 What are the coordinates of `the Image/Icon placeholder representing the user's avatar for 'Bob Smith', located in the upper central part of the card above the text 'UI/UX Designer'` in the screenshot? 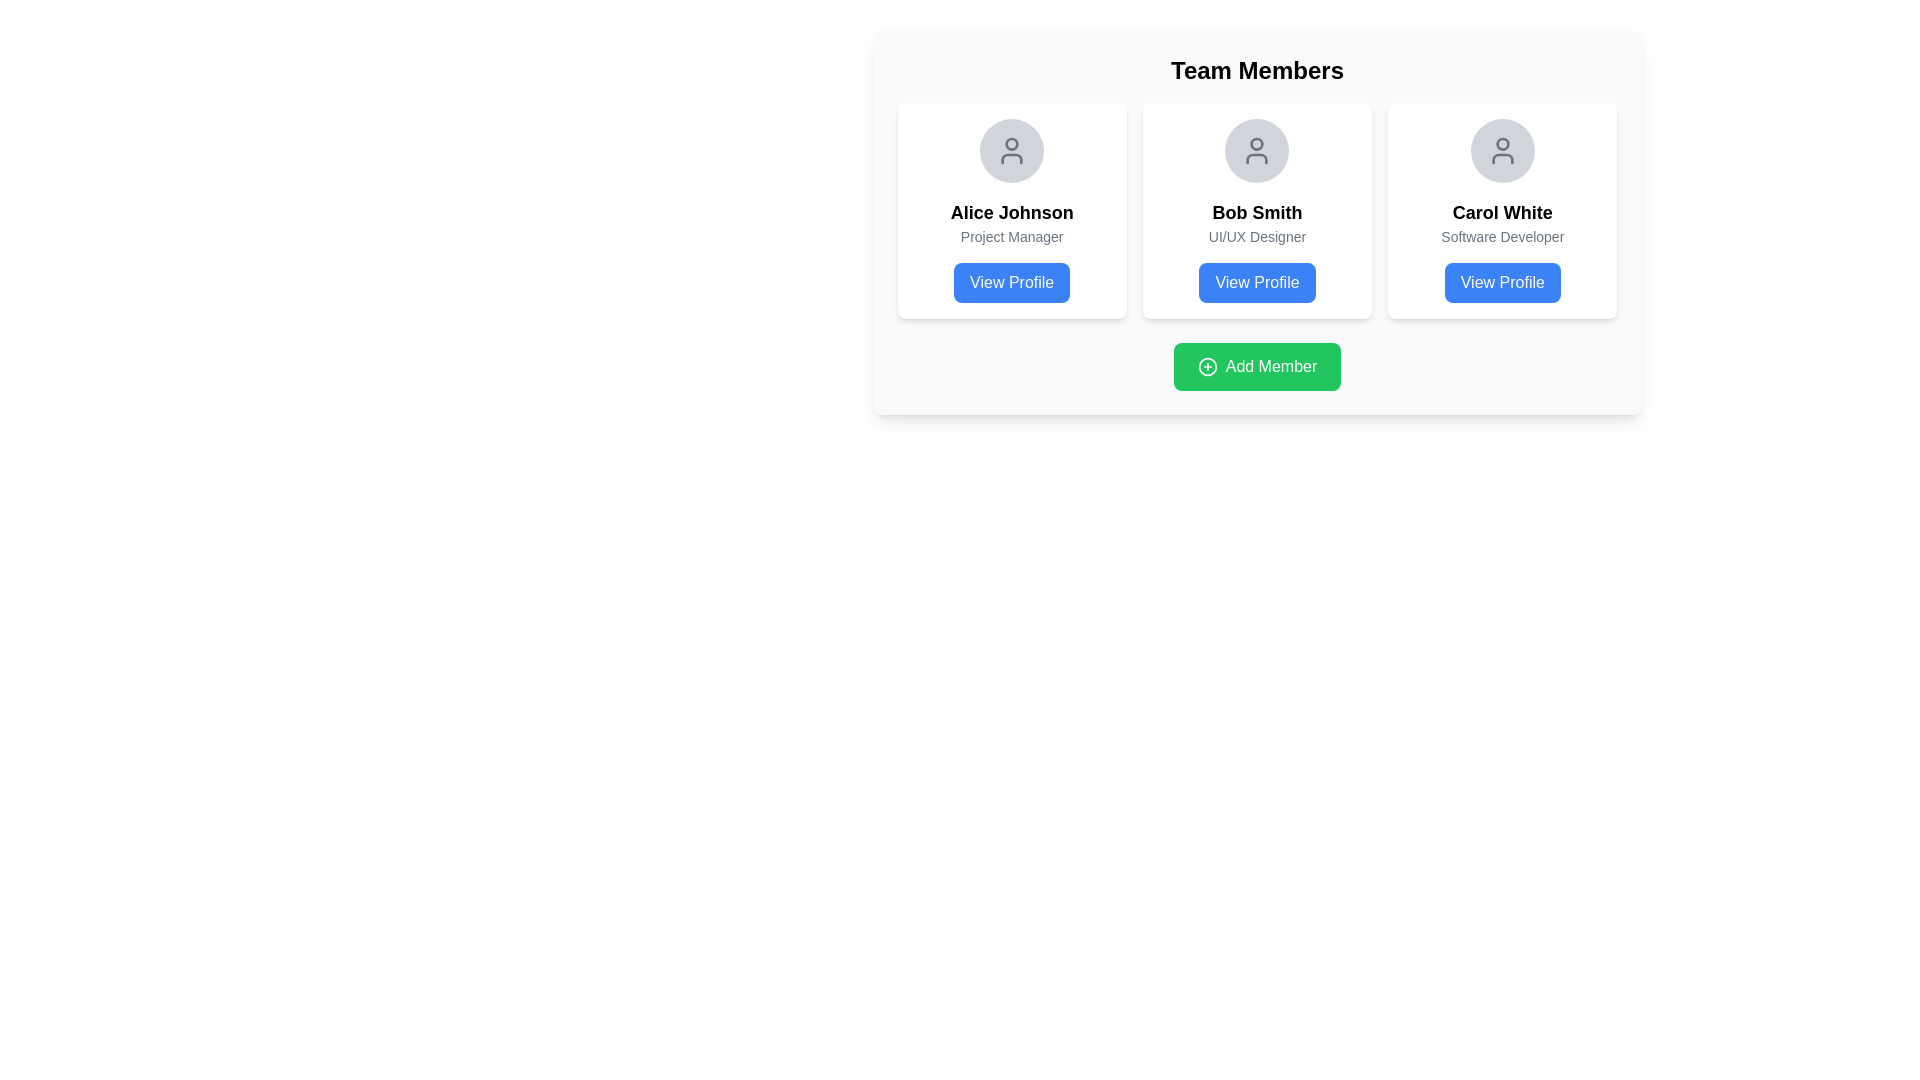 It's located at (1256, 149).